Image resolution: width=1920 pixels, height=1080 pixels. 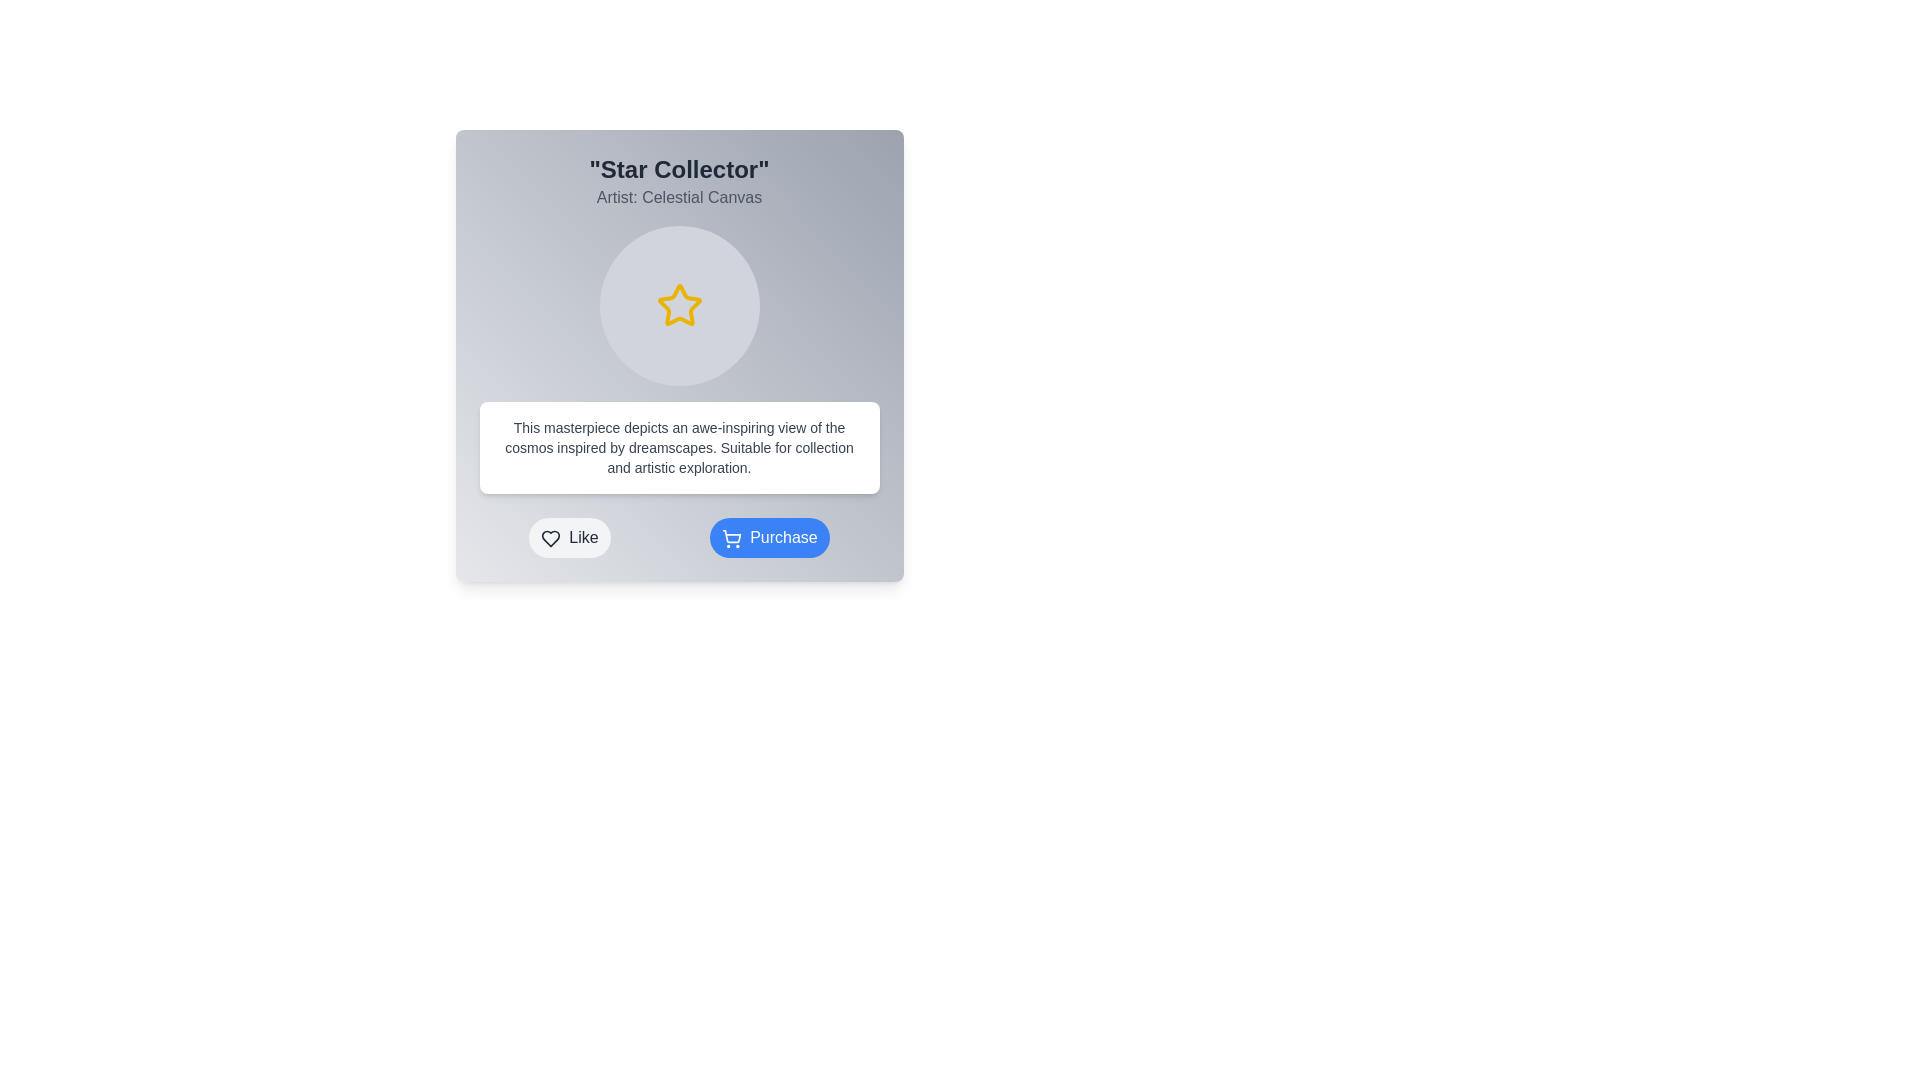 I want to click on the heart-shaped 'like' icon for keyboard navigation, so click(x=551, y=537).